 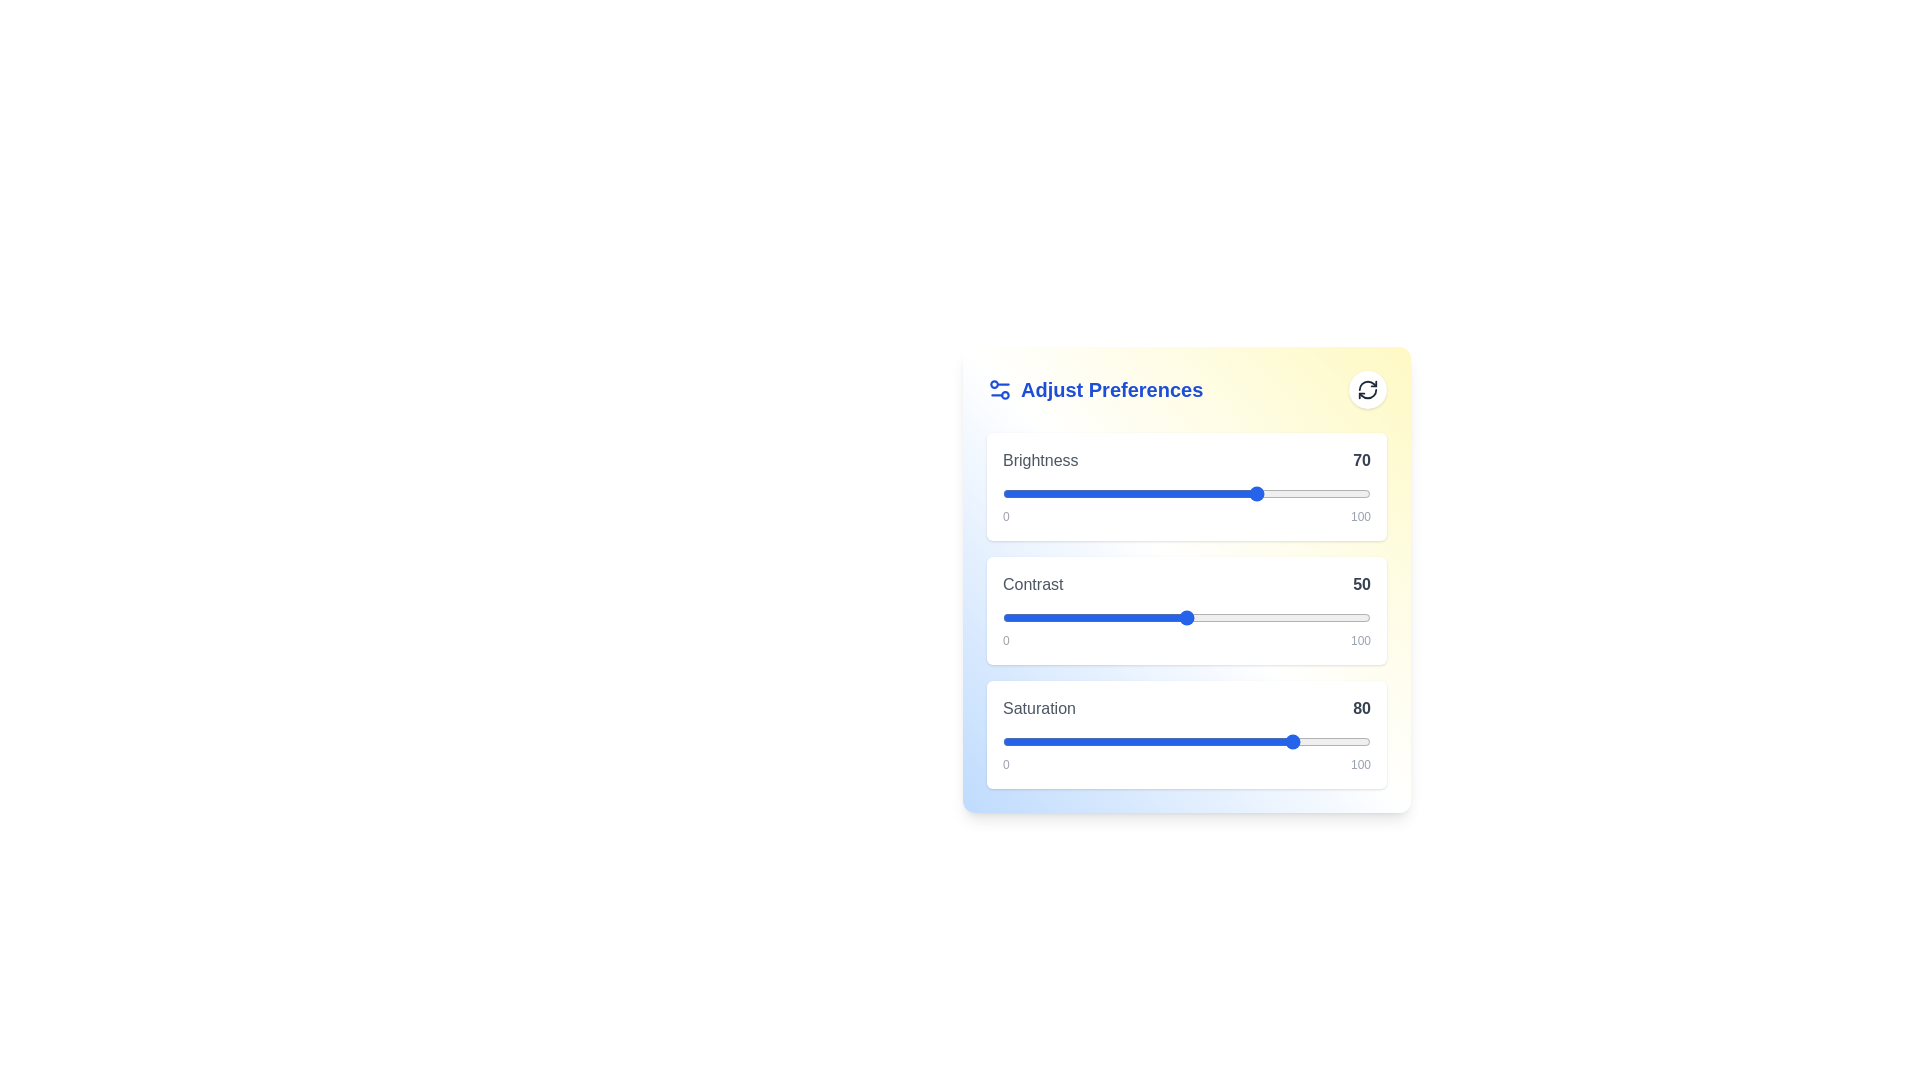 I want to click on the text label located at the top-left section of the settings interface, so click(x=1094, y=389).